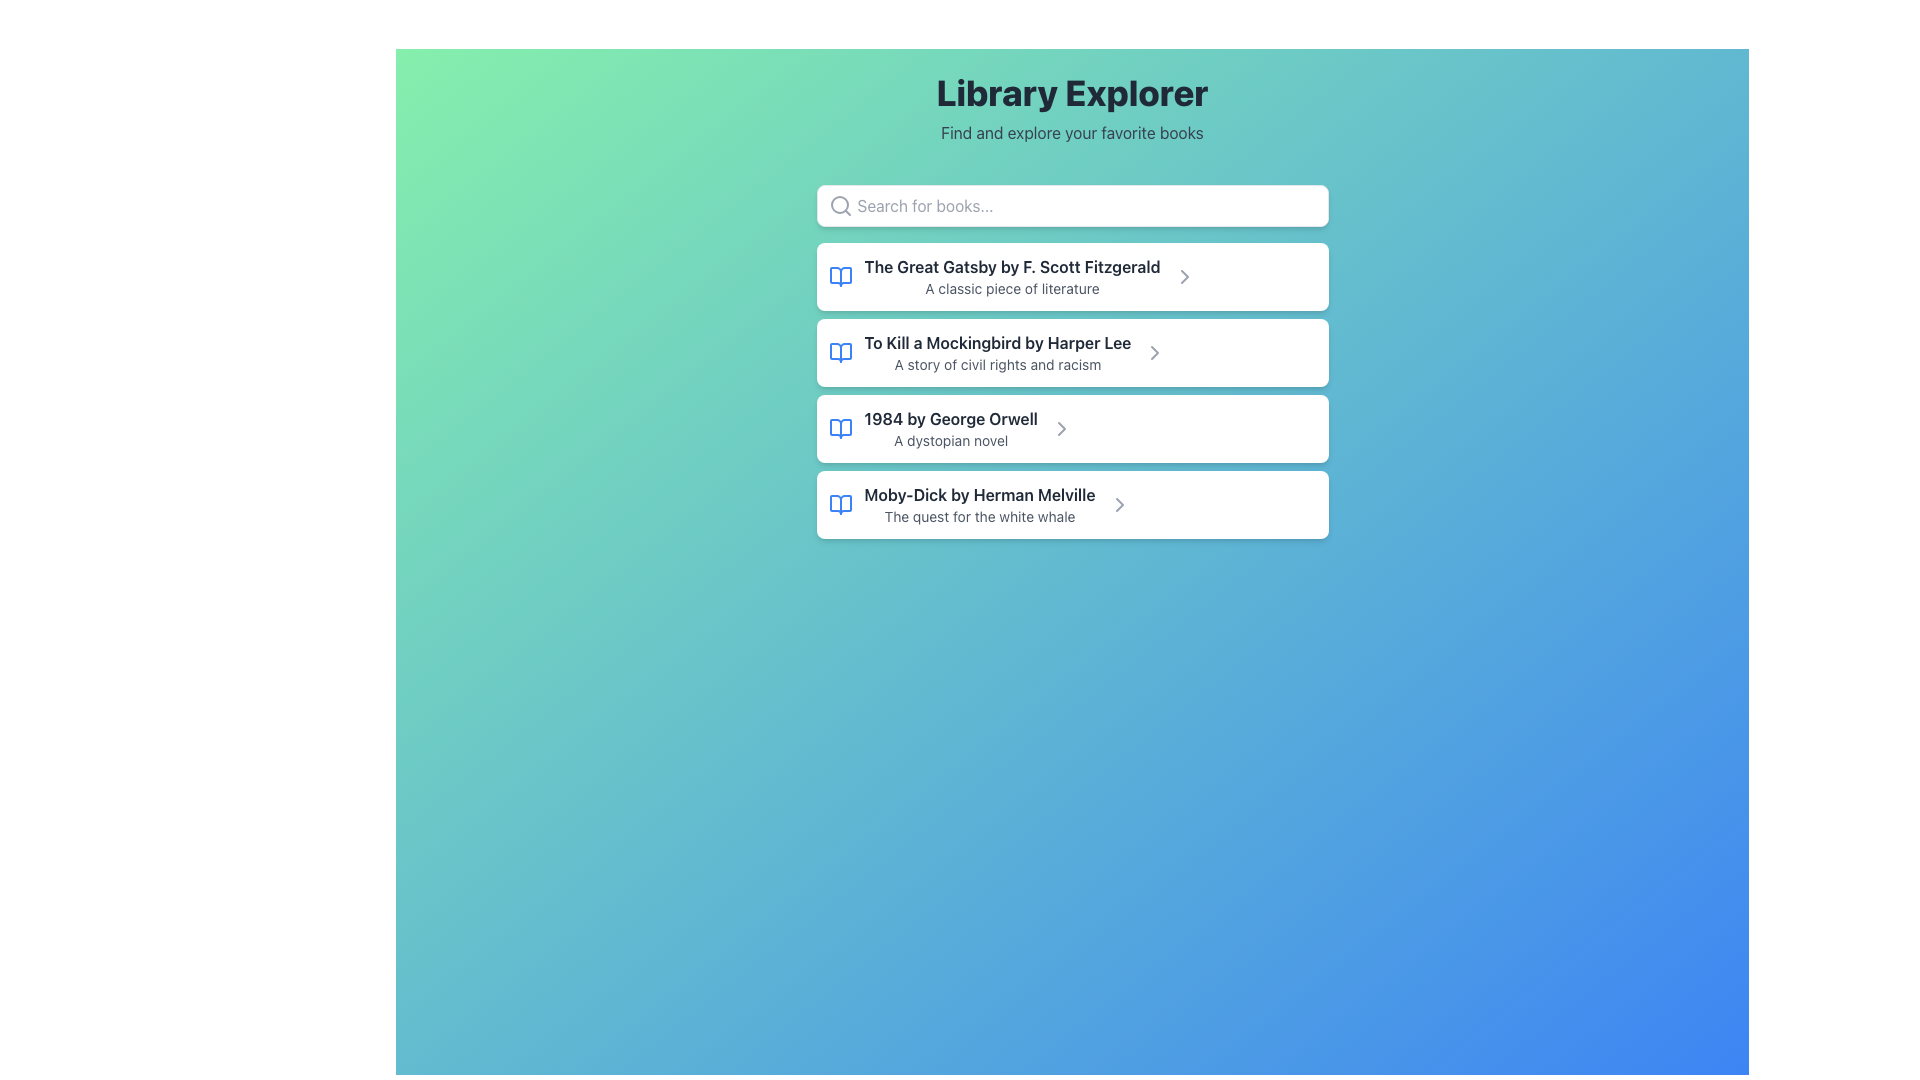 This screenshot has height=1080, width=1920. Describe the element at coordinates (1071, 352) in the screenshot. I see `the second list item titled 'To Kill a Mockingbird by Harper Lee'` at that location.